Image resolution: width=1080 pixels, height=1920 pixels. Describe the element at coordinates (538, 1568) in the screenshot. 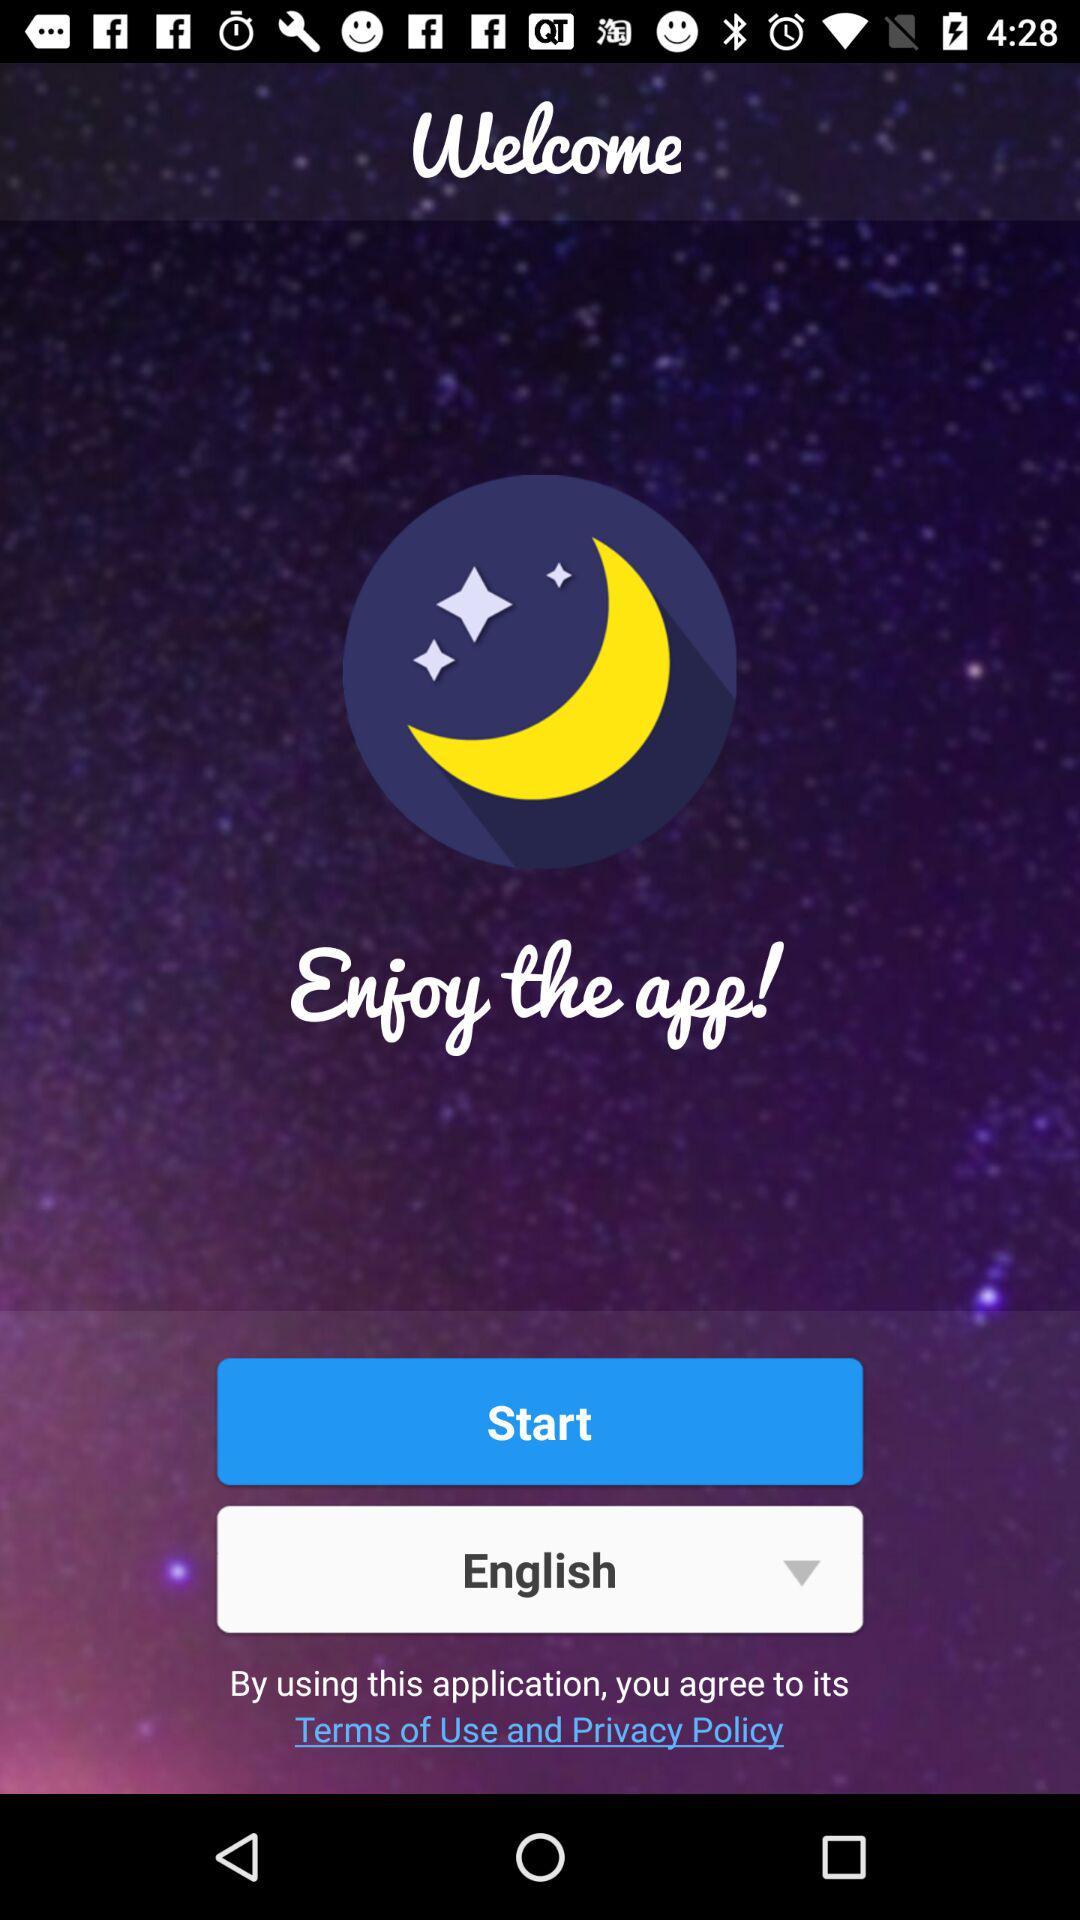

I see `button below the start` at that location.